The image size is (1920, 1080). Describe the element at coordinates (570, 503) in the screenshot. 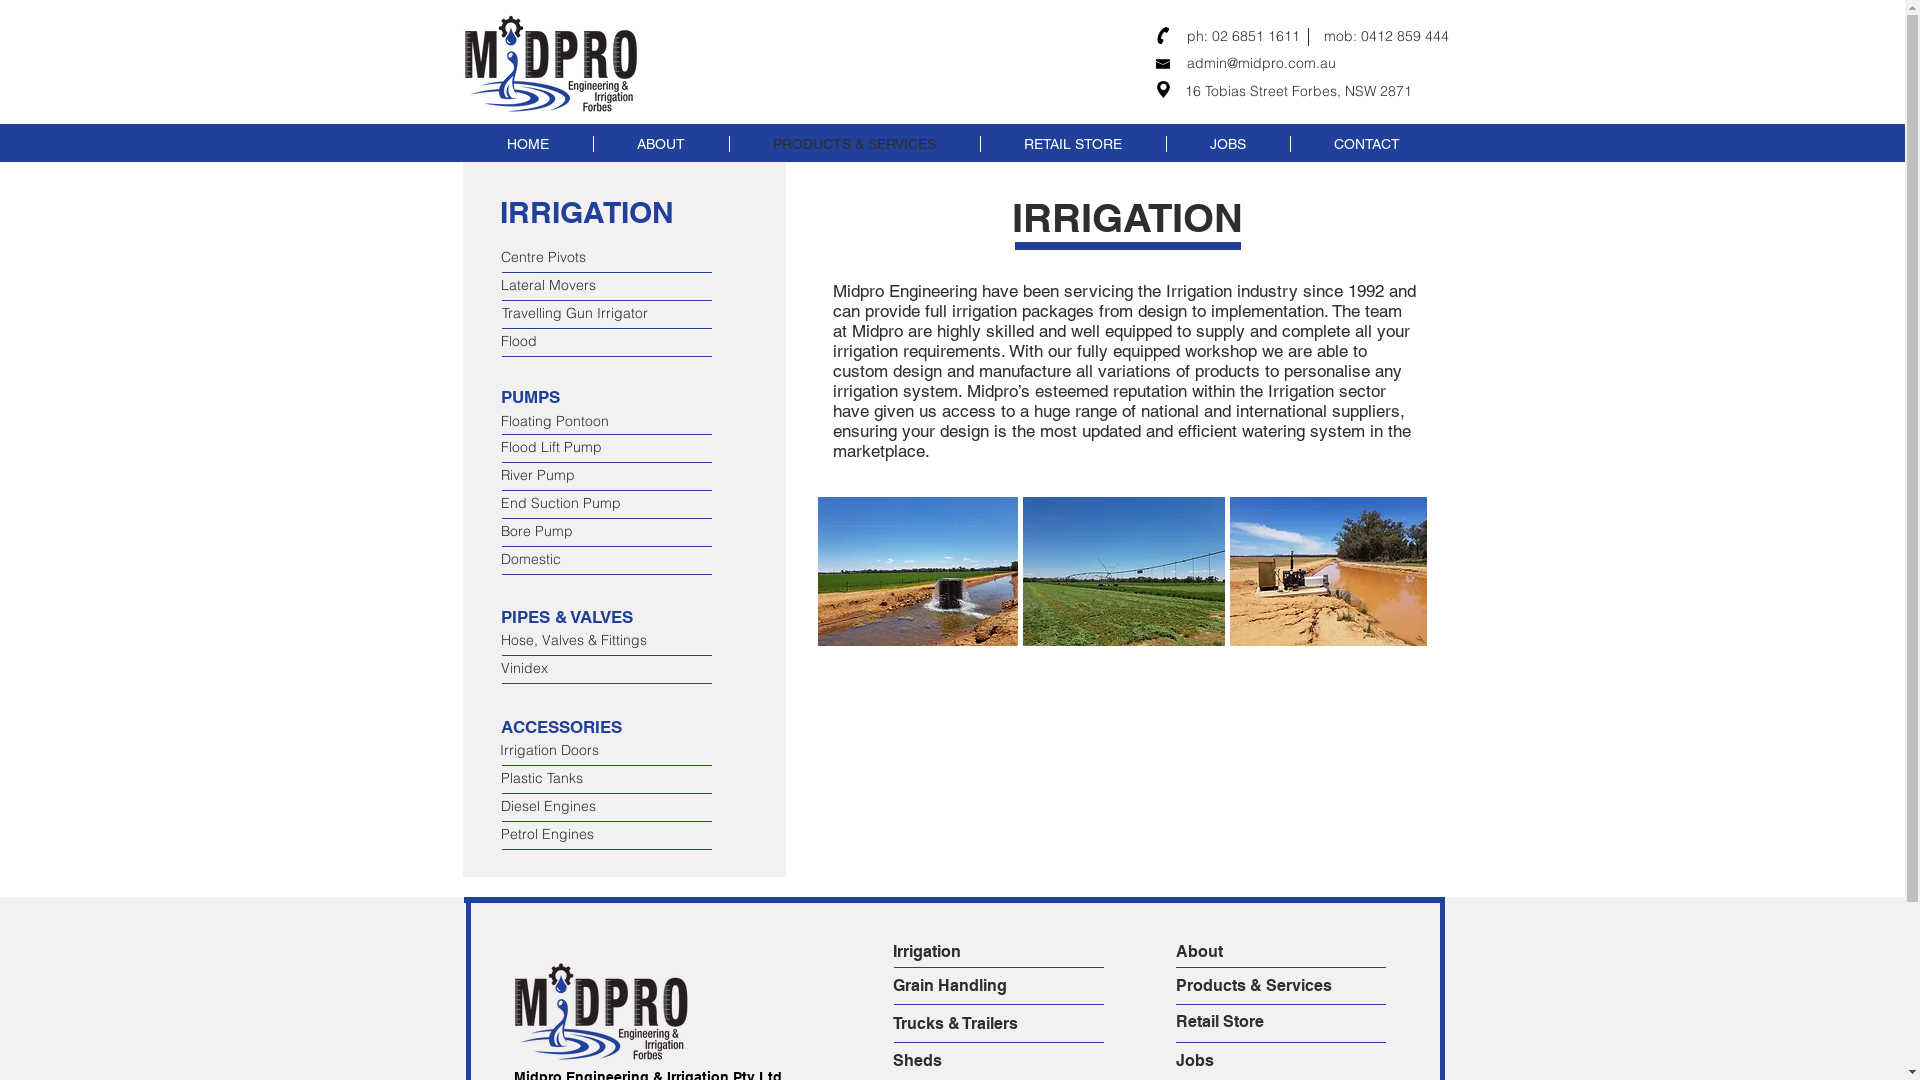

I see `'End Suction Pump'` at that location.